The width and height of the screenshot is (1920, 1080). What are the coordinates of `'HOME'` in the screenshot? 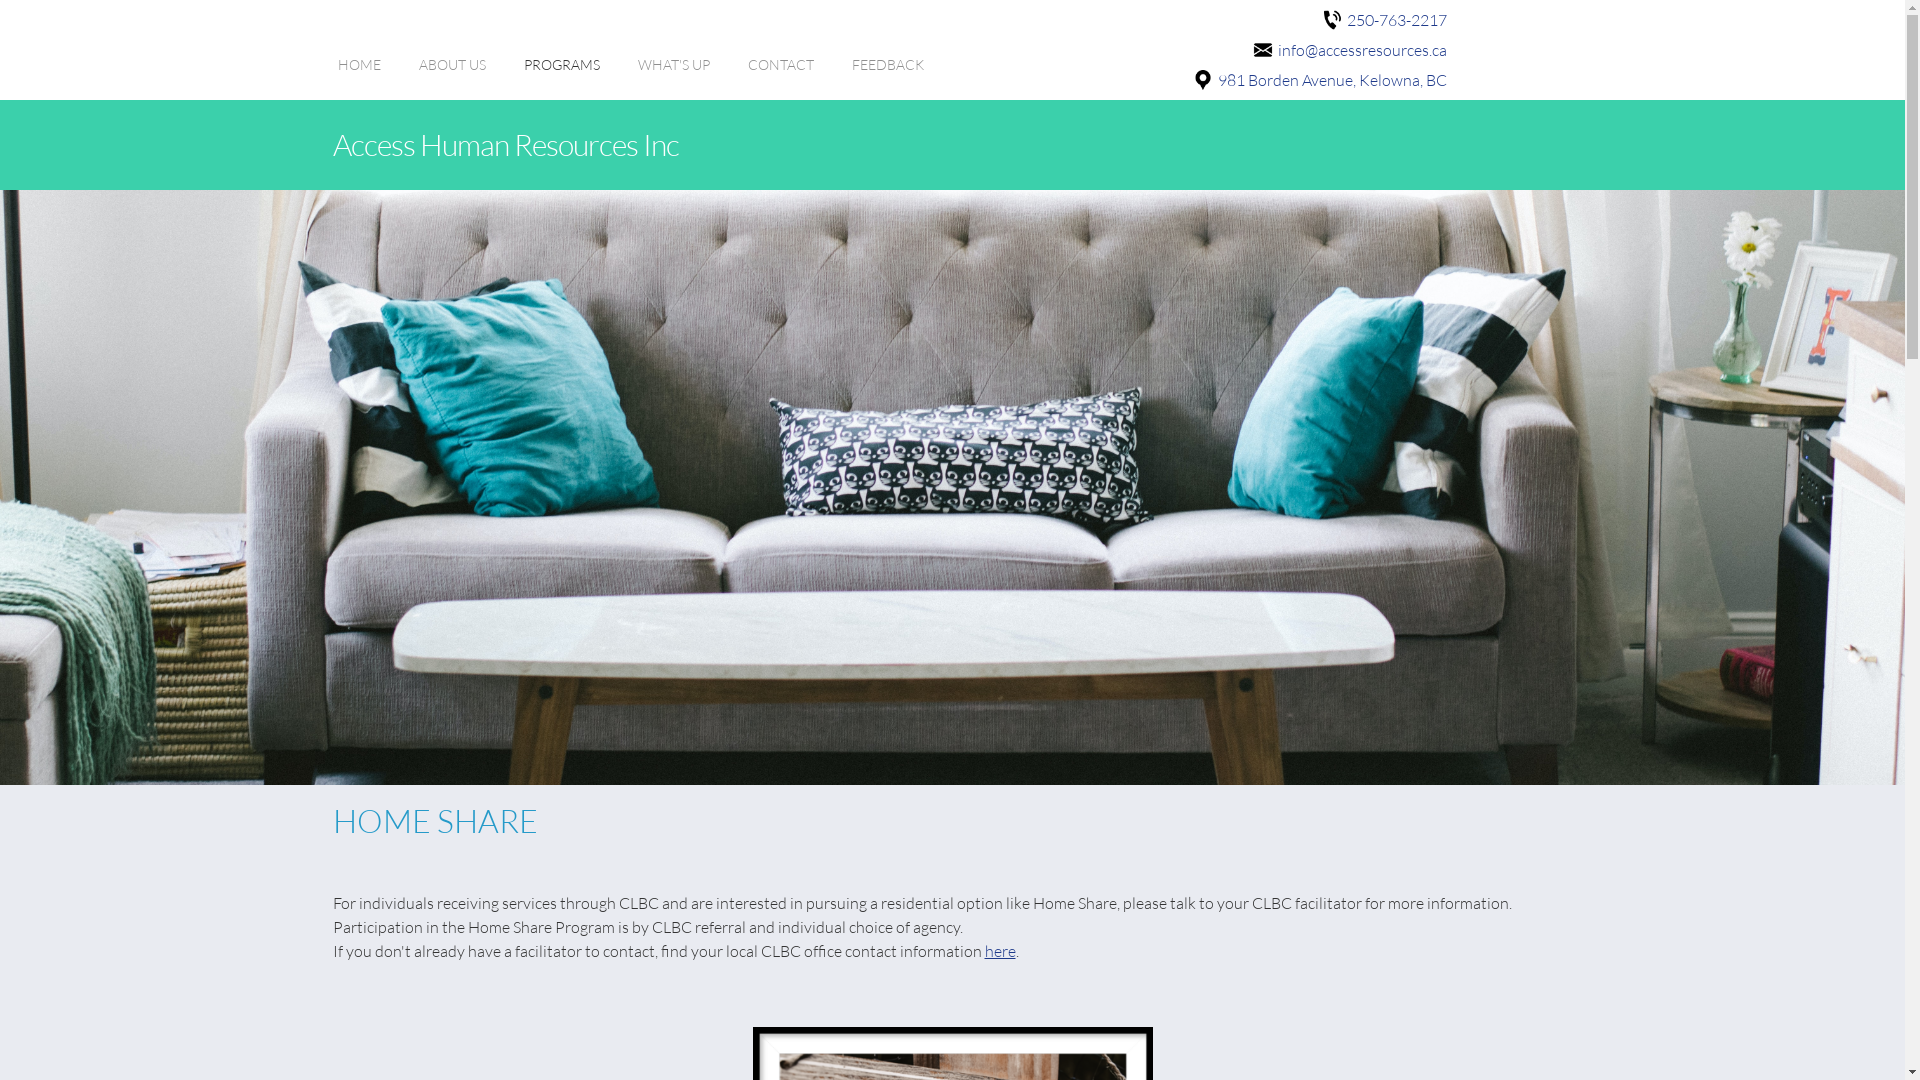 It's located at (359, 73).